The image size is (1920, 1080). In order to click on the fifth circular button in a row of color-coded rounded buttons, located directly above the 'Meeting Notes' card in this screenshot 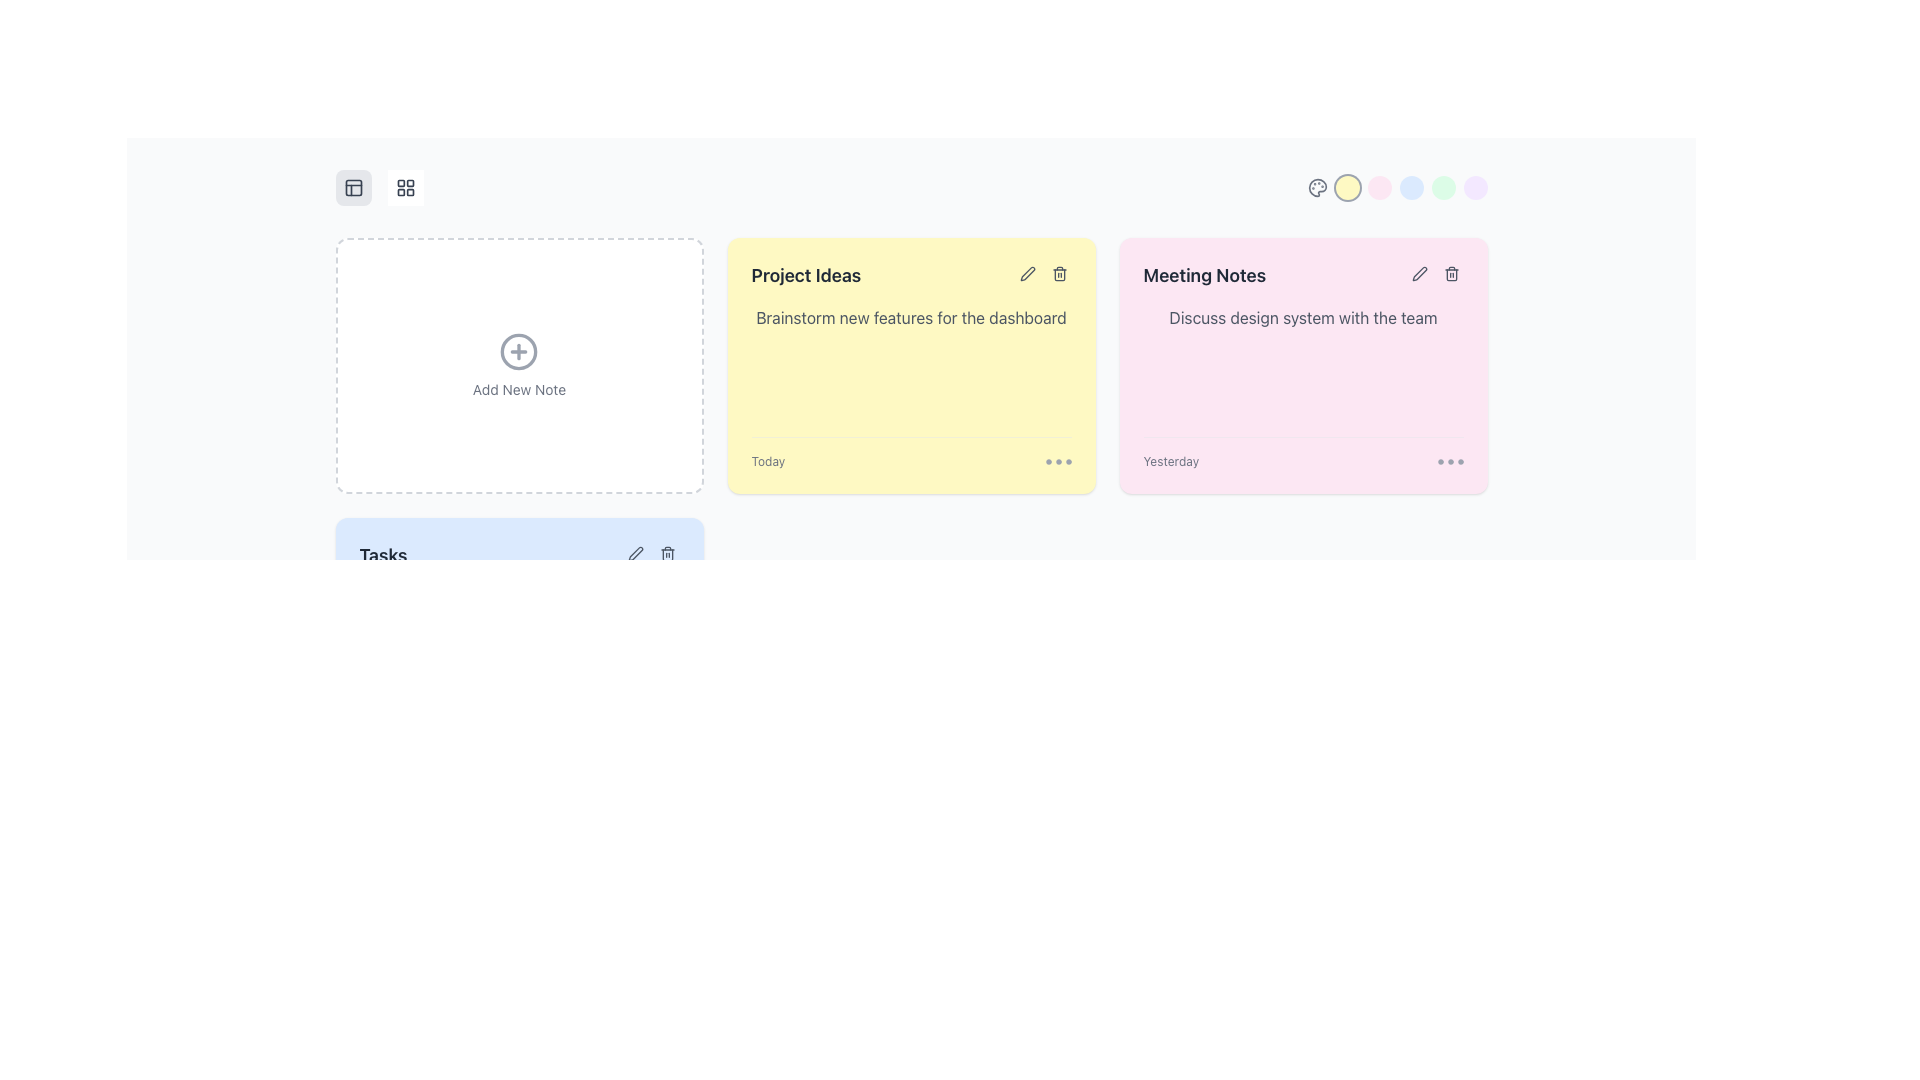, I will do `click(1443, 188)`.